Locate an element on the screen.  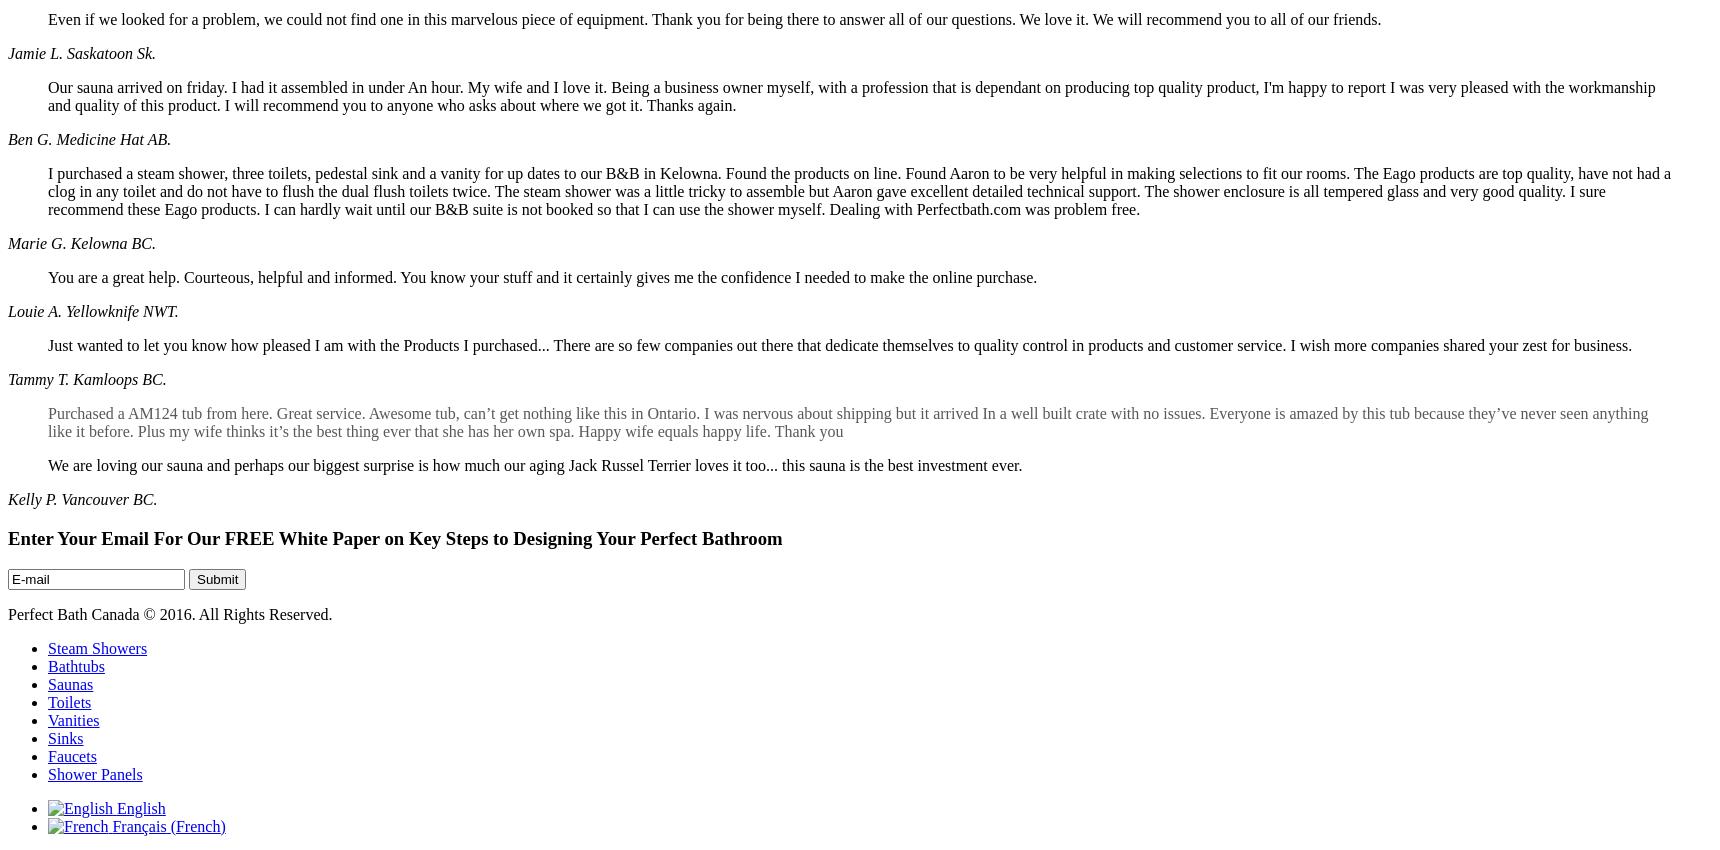
'Faucets' is located at coordinates (71, 755).